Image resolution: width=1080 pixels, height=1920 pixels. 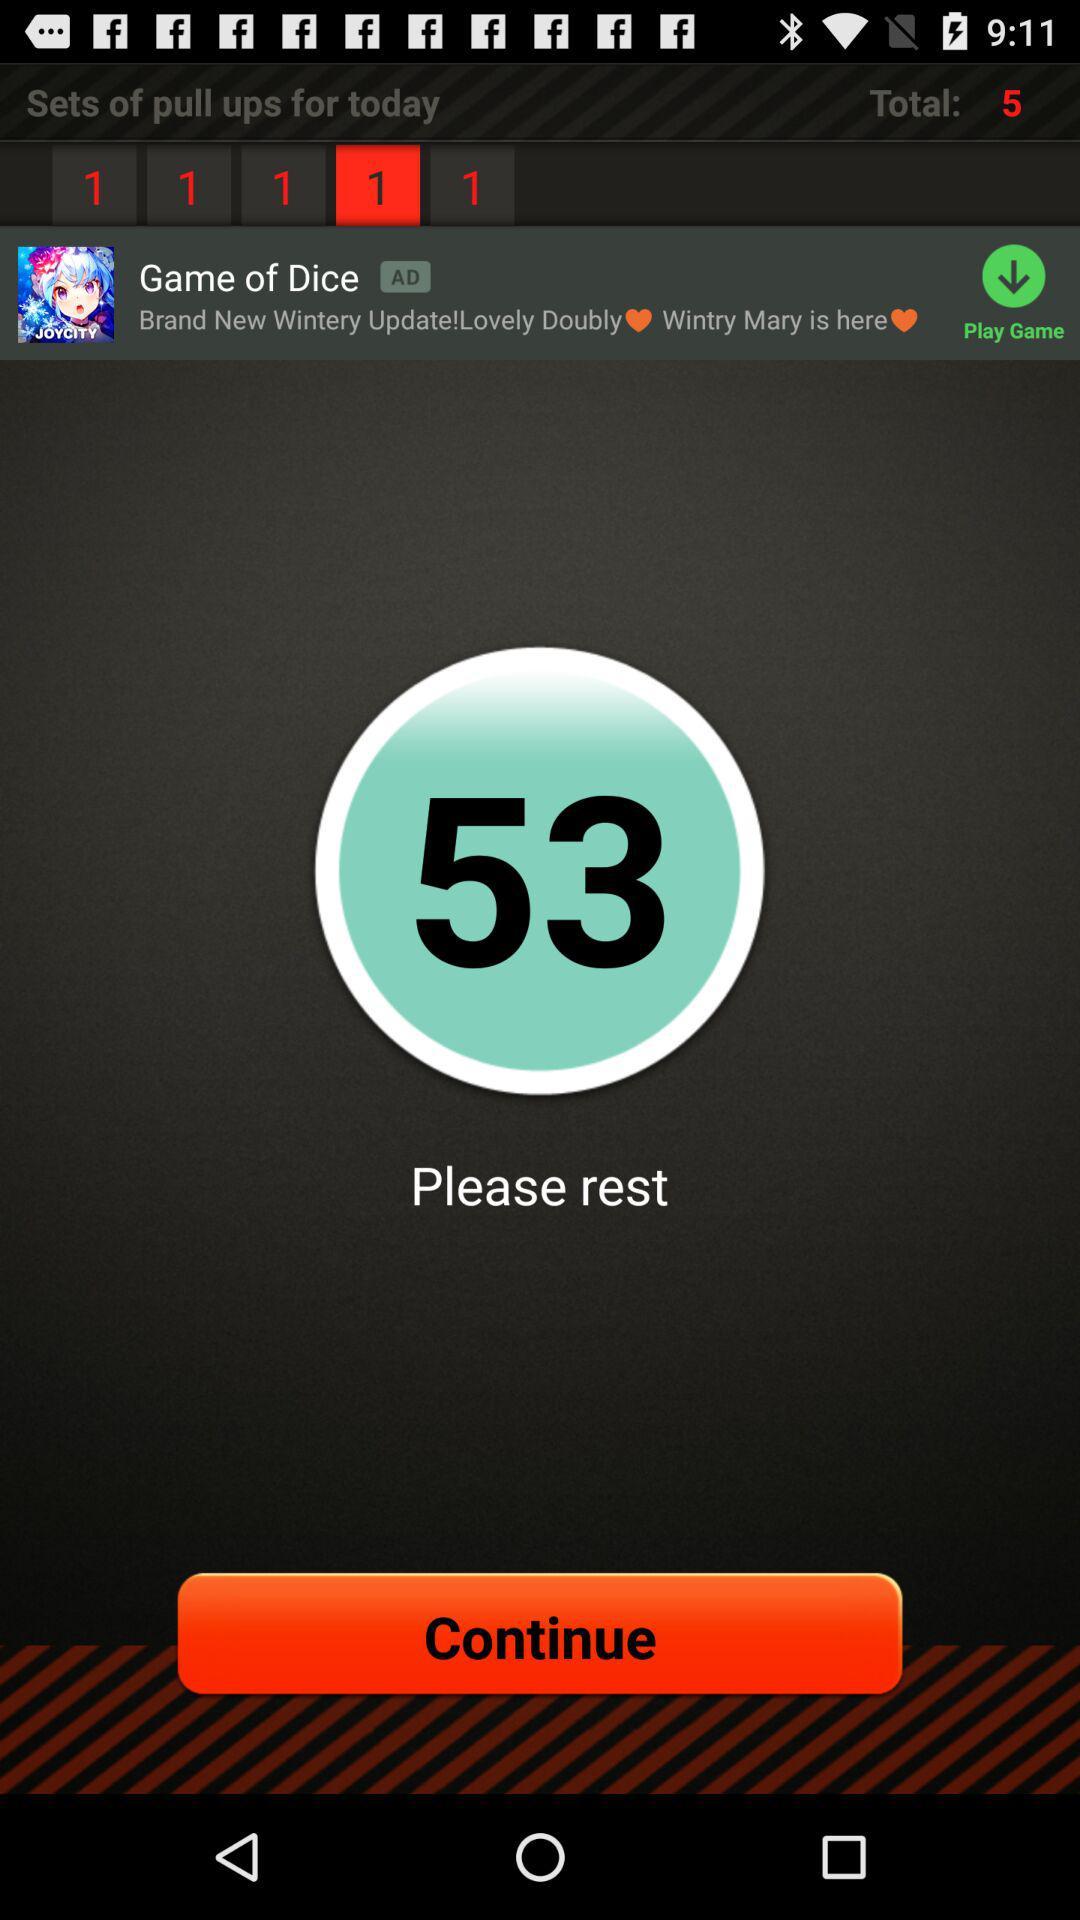 What do you see at coordinates (64, 293) in the screenshot?
I see `main picture of an advertisement` at bounding box center [64, 293].